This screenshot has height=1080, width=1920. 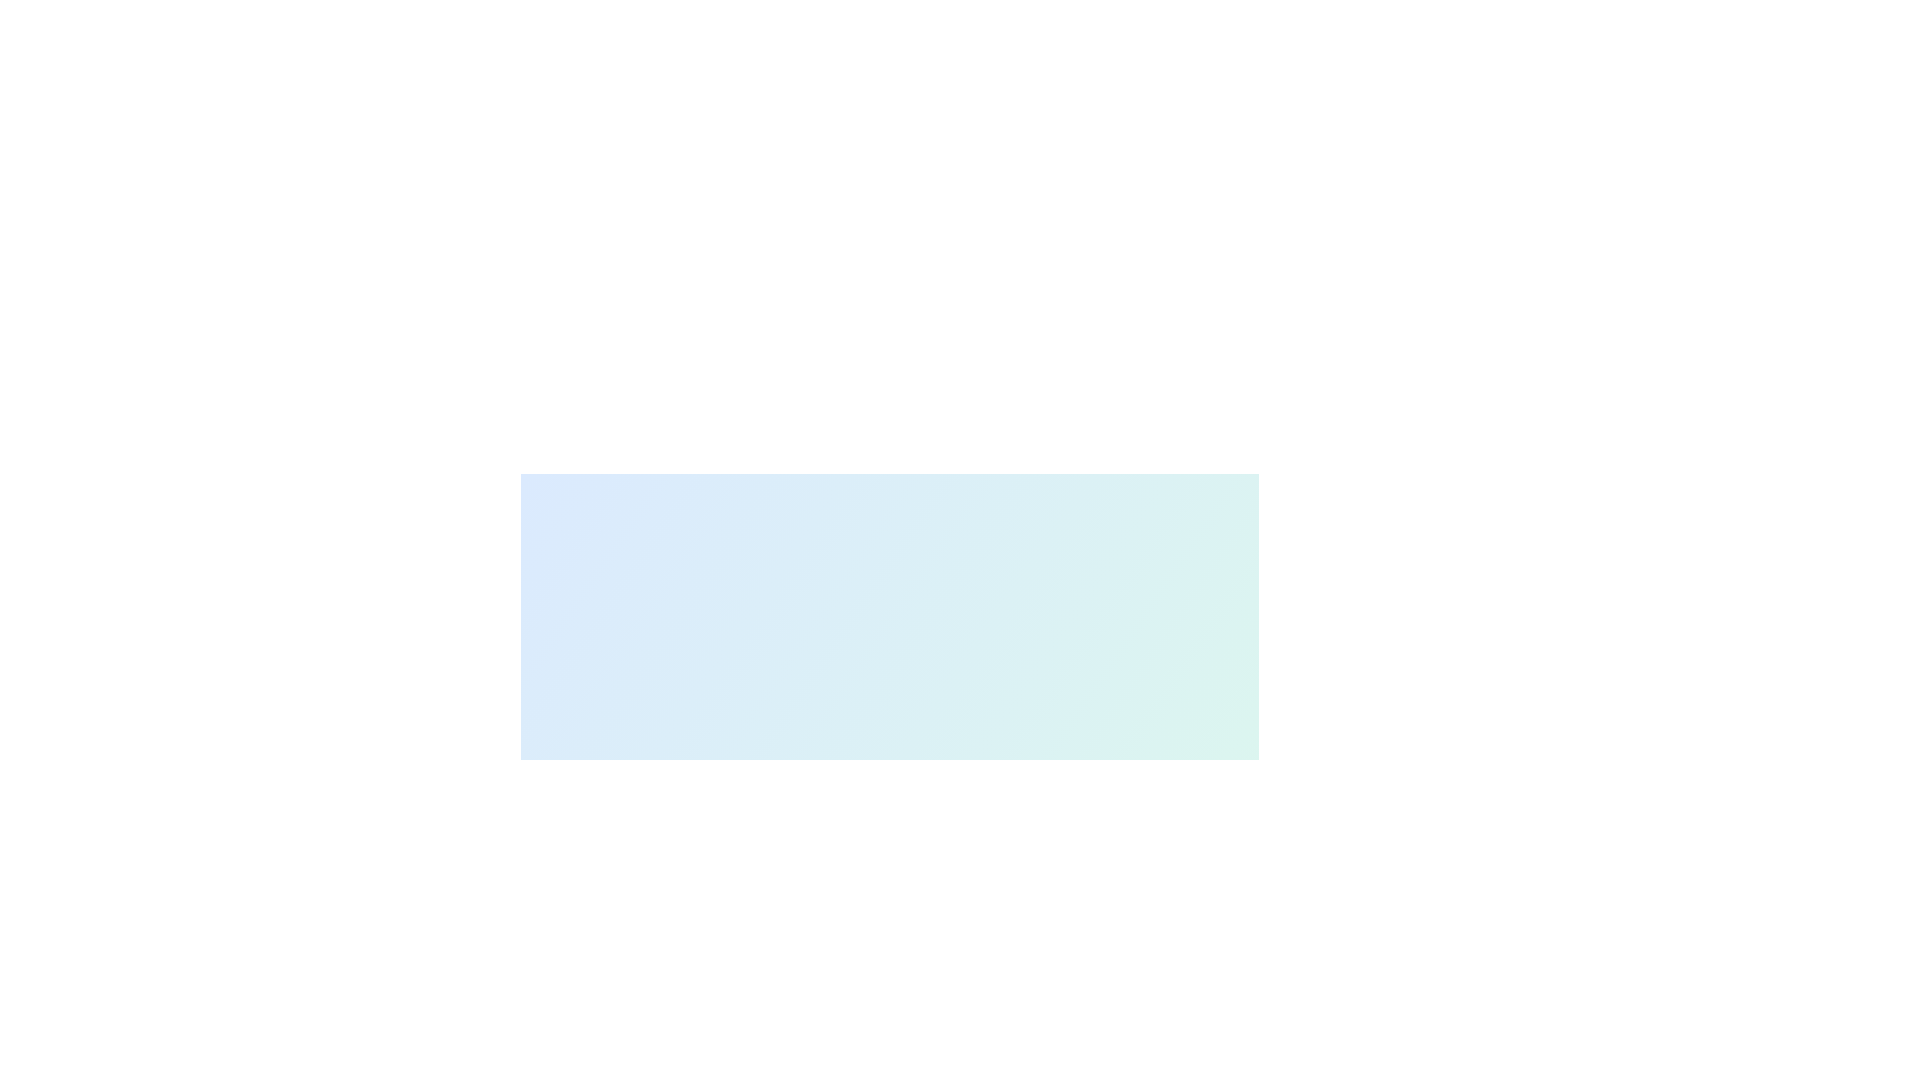 What do you see at coordinates (592, 867) in the screenshot?
I see `the decorative Circle shape within the SVG graphic, which is centrally positioned relative to its containing SVG element` at bounding box center [592, 867].